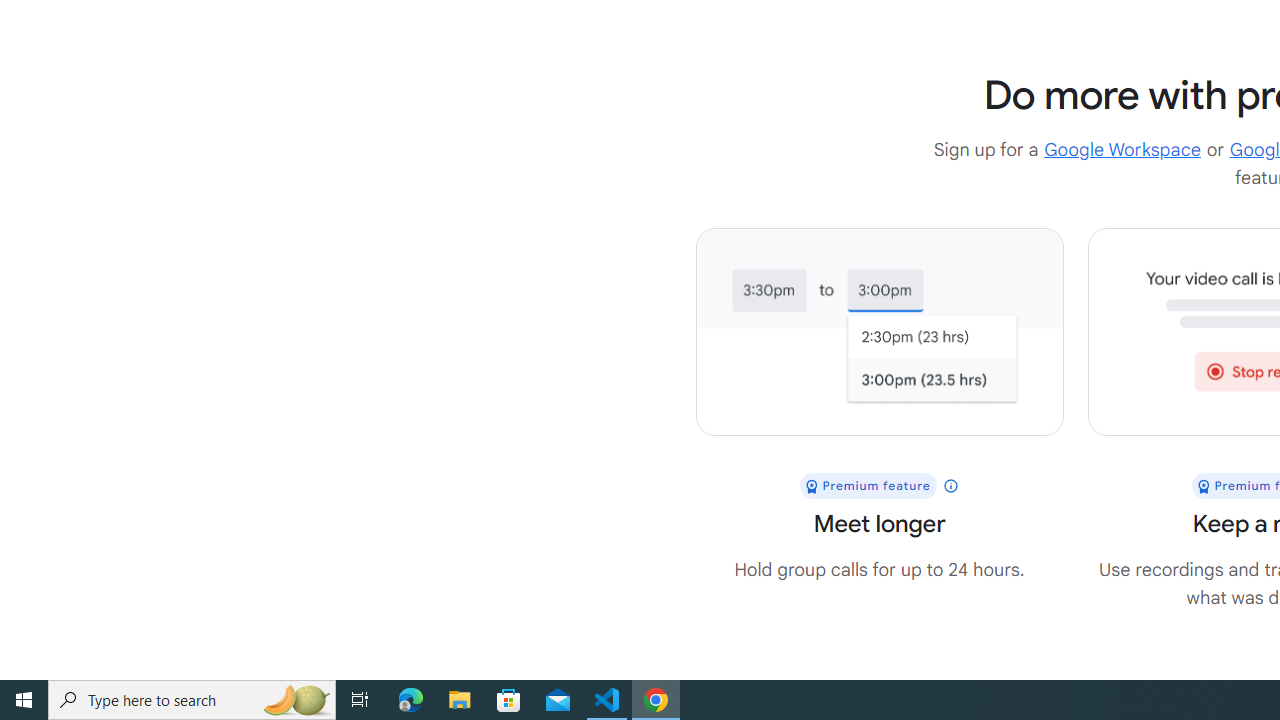 This screenshot has height=720, width=1280. I want to click on 'Google Workspace', so click(1122, 149).